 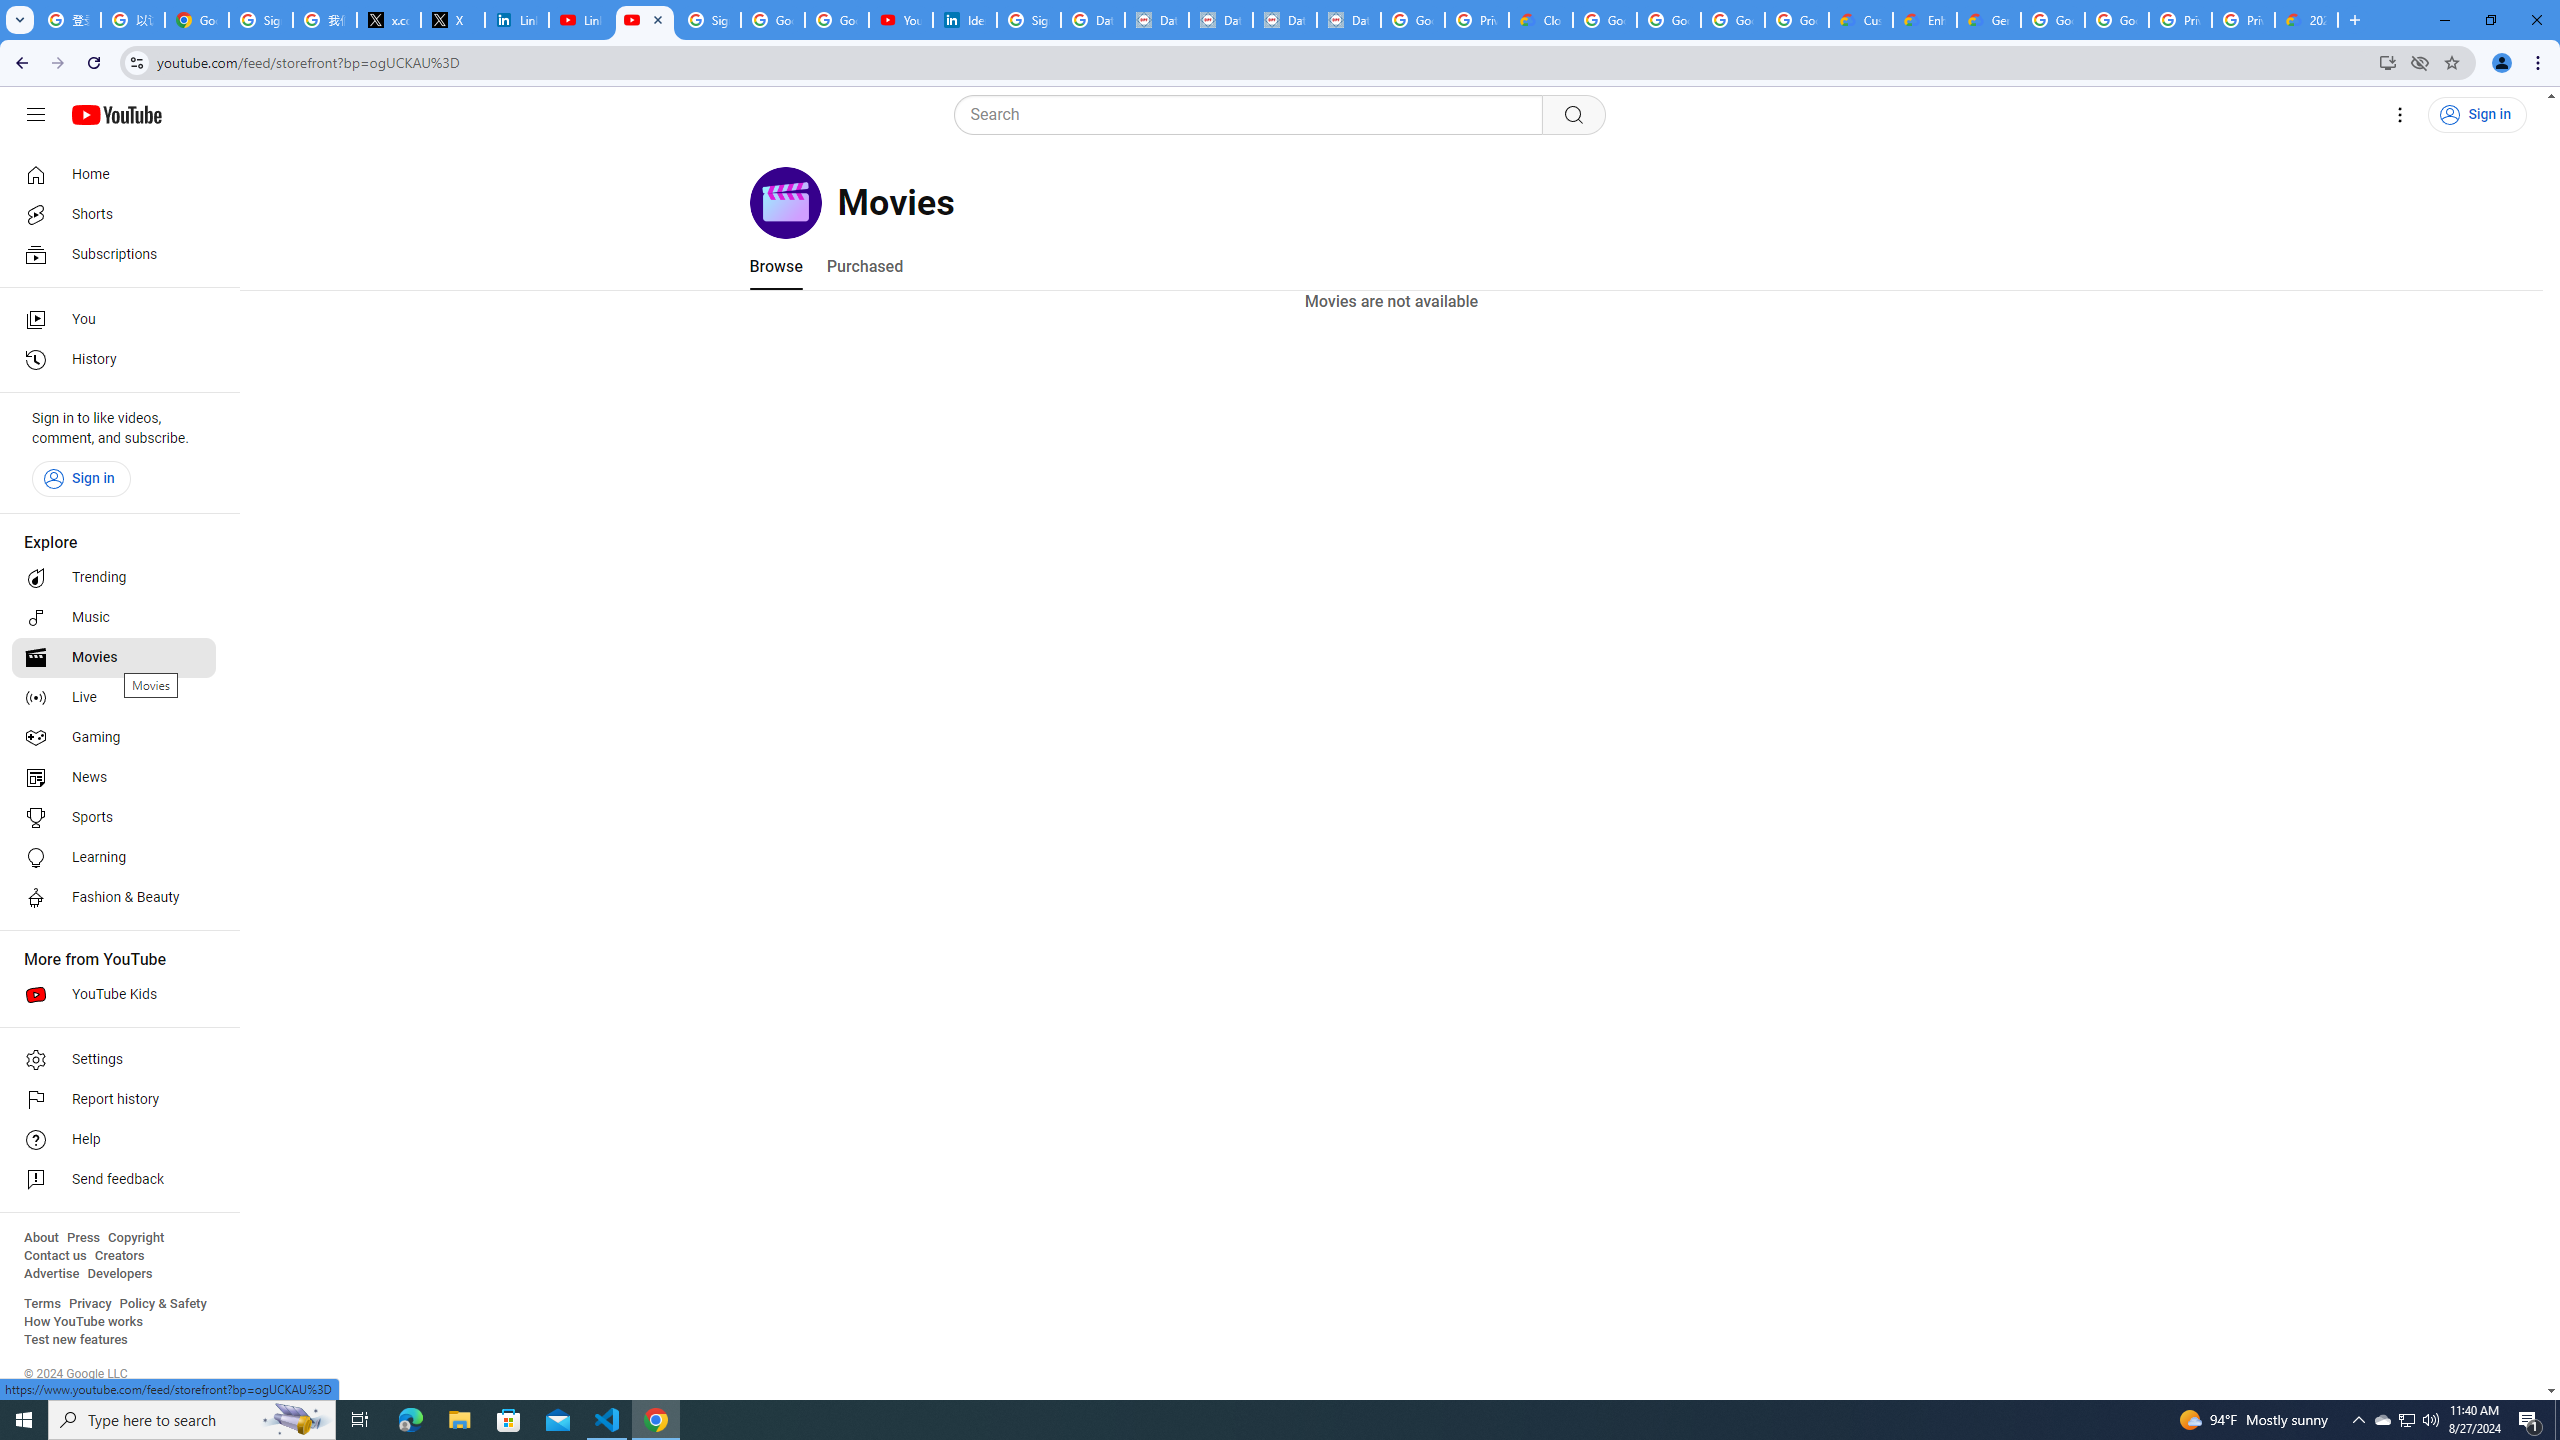 What do you see at coordinates (50, 1272) in the screenshot?
I see `'Advertise'` at bounding box center [50, 1272].